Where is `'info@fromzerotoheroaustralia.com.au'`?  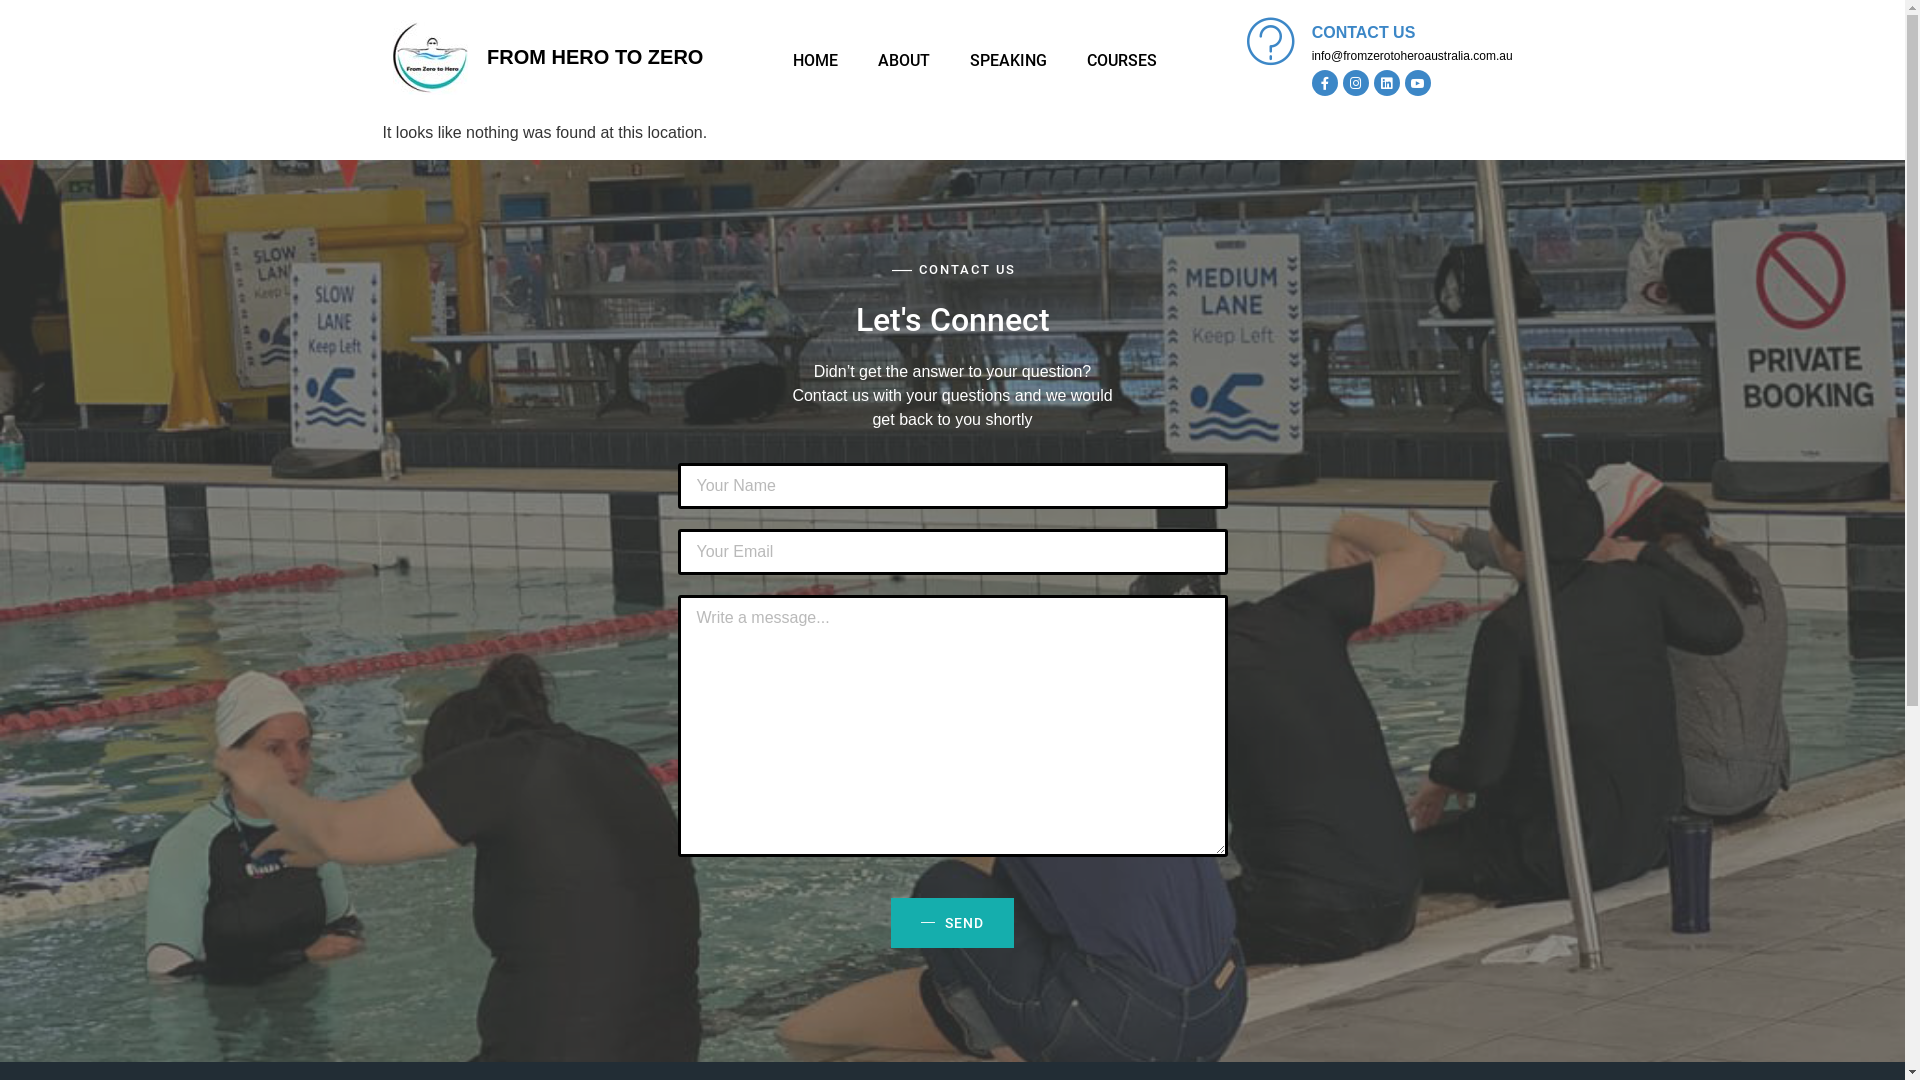 'info@fromzerotoheroaustralia.com.au' is located at coordinates (1411, 55).